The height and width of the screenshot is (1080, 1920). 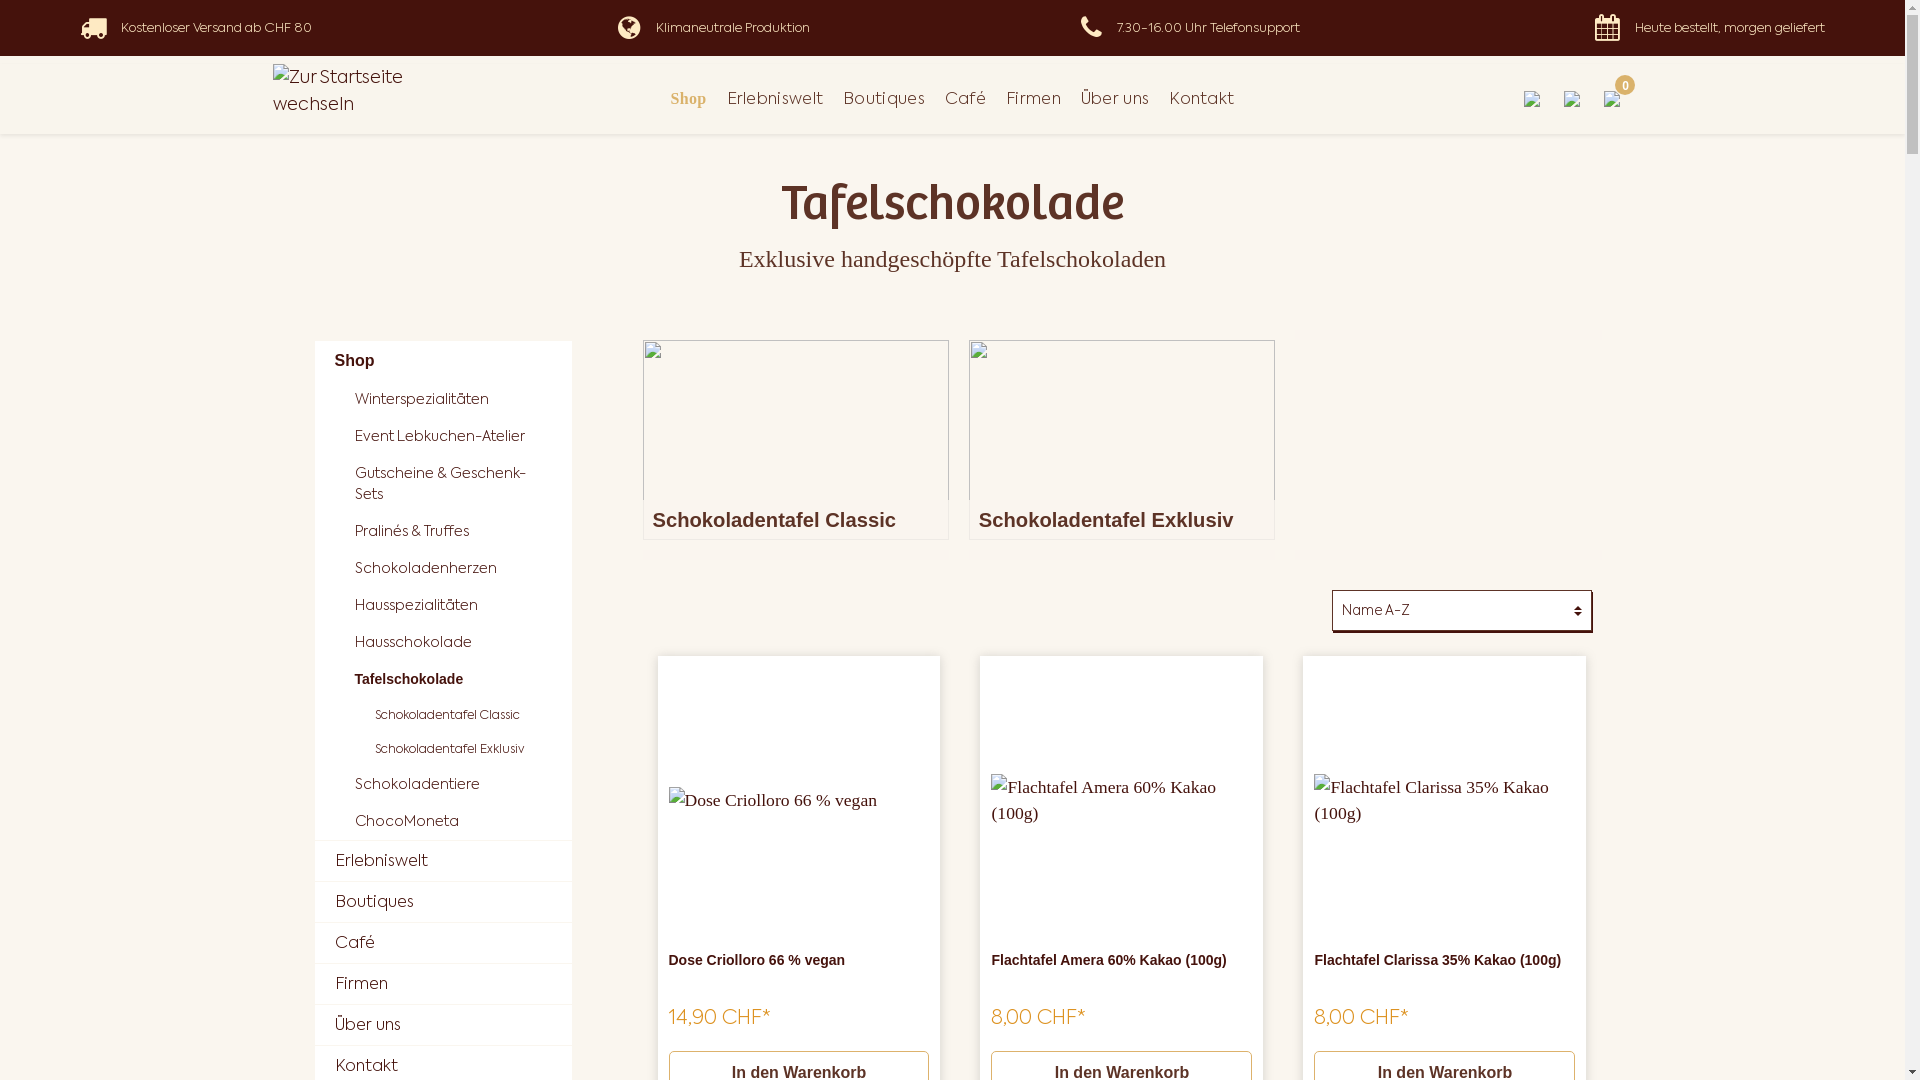 I want to click on '0', so click(x=1612, y=99).